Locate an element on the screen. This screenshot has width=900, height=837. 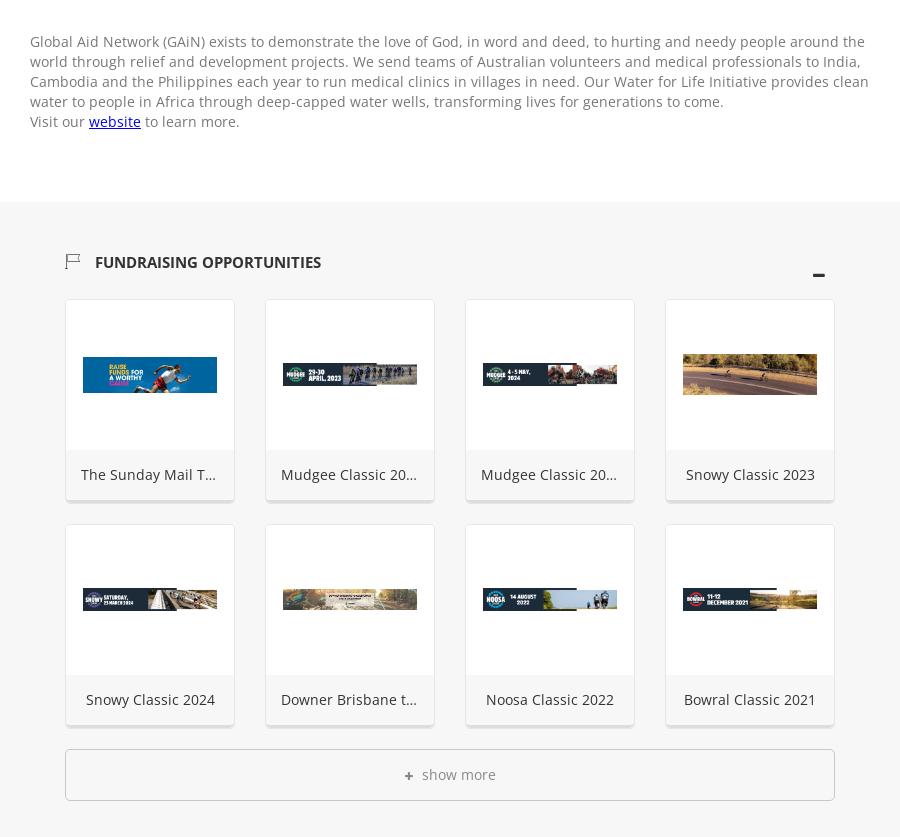
'website' is located at coordinates (115, 121).